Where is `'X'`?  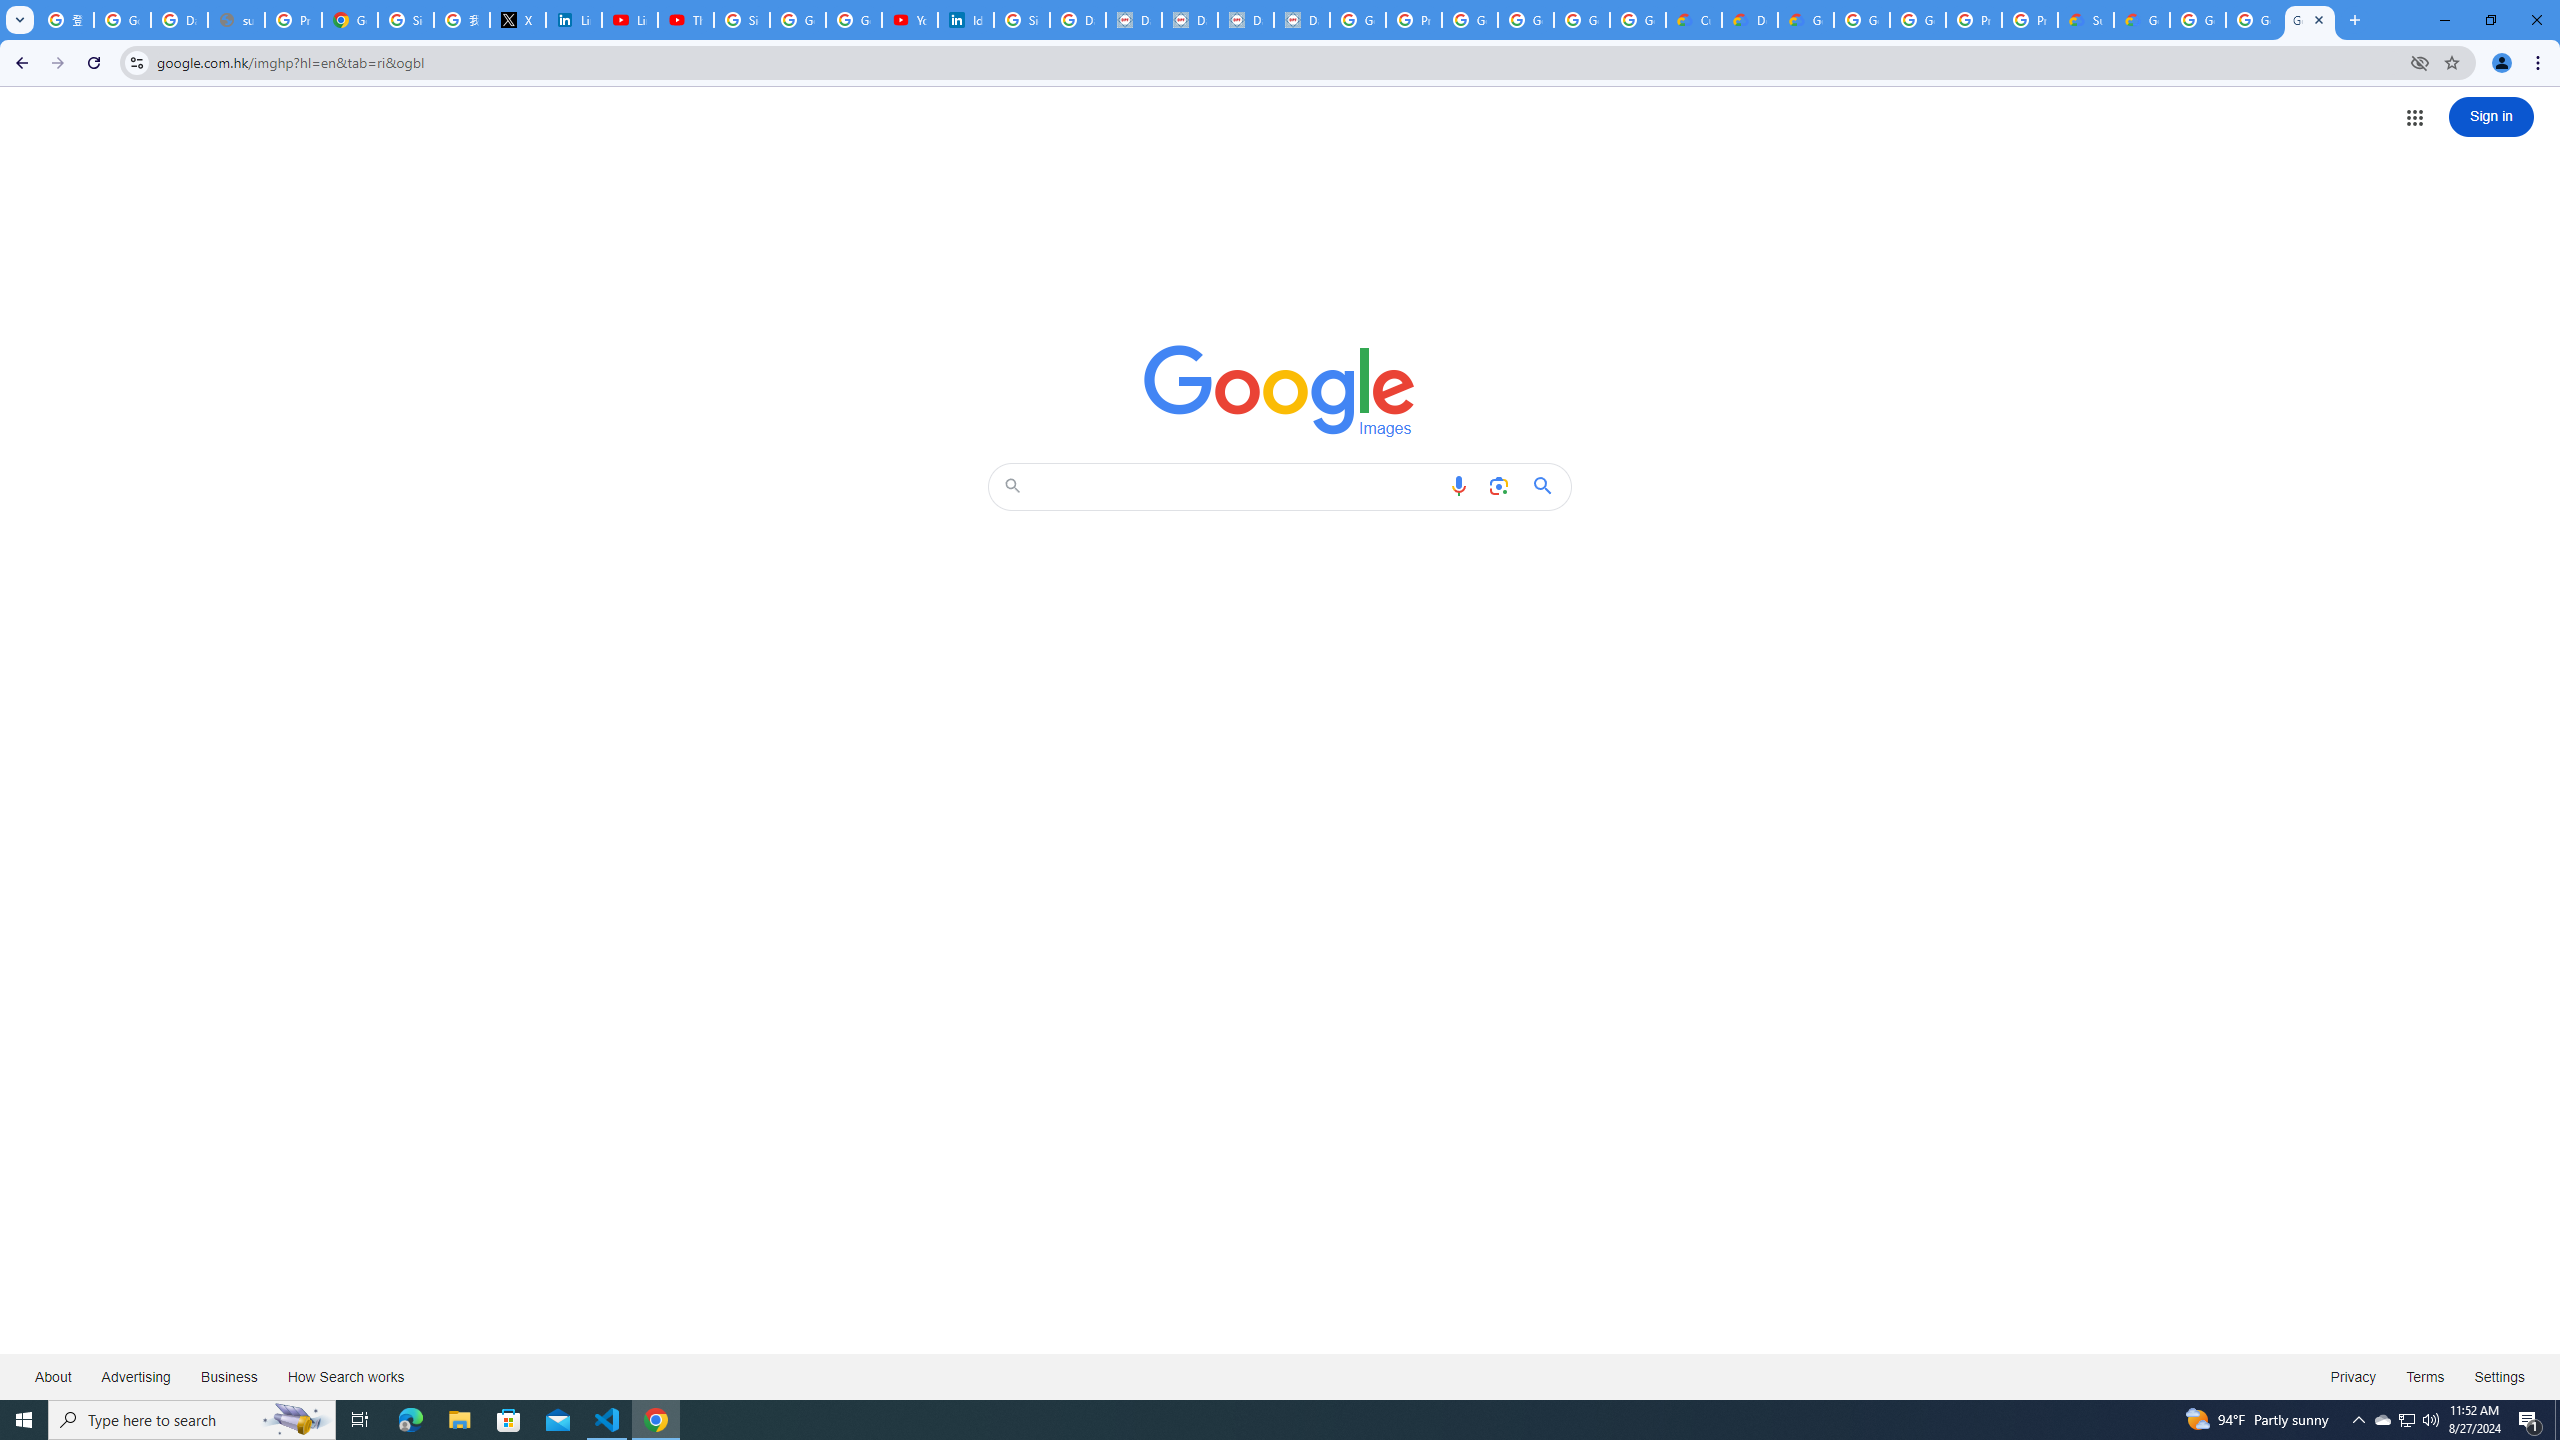
'X' is located at coordinates (517, 19).